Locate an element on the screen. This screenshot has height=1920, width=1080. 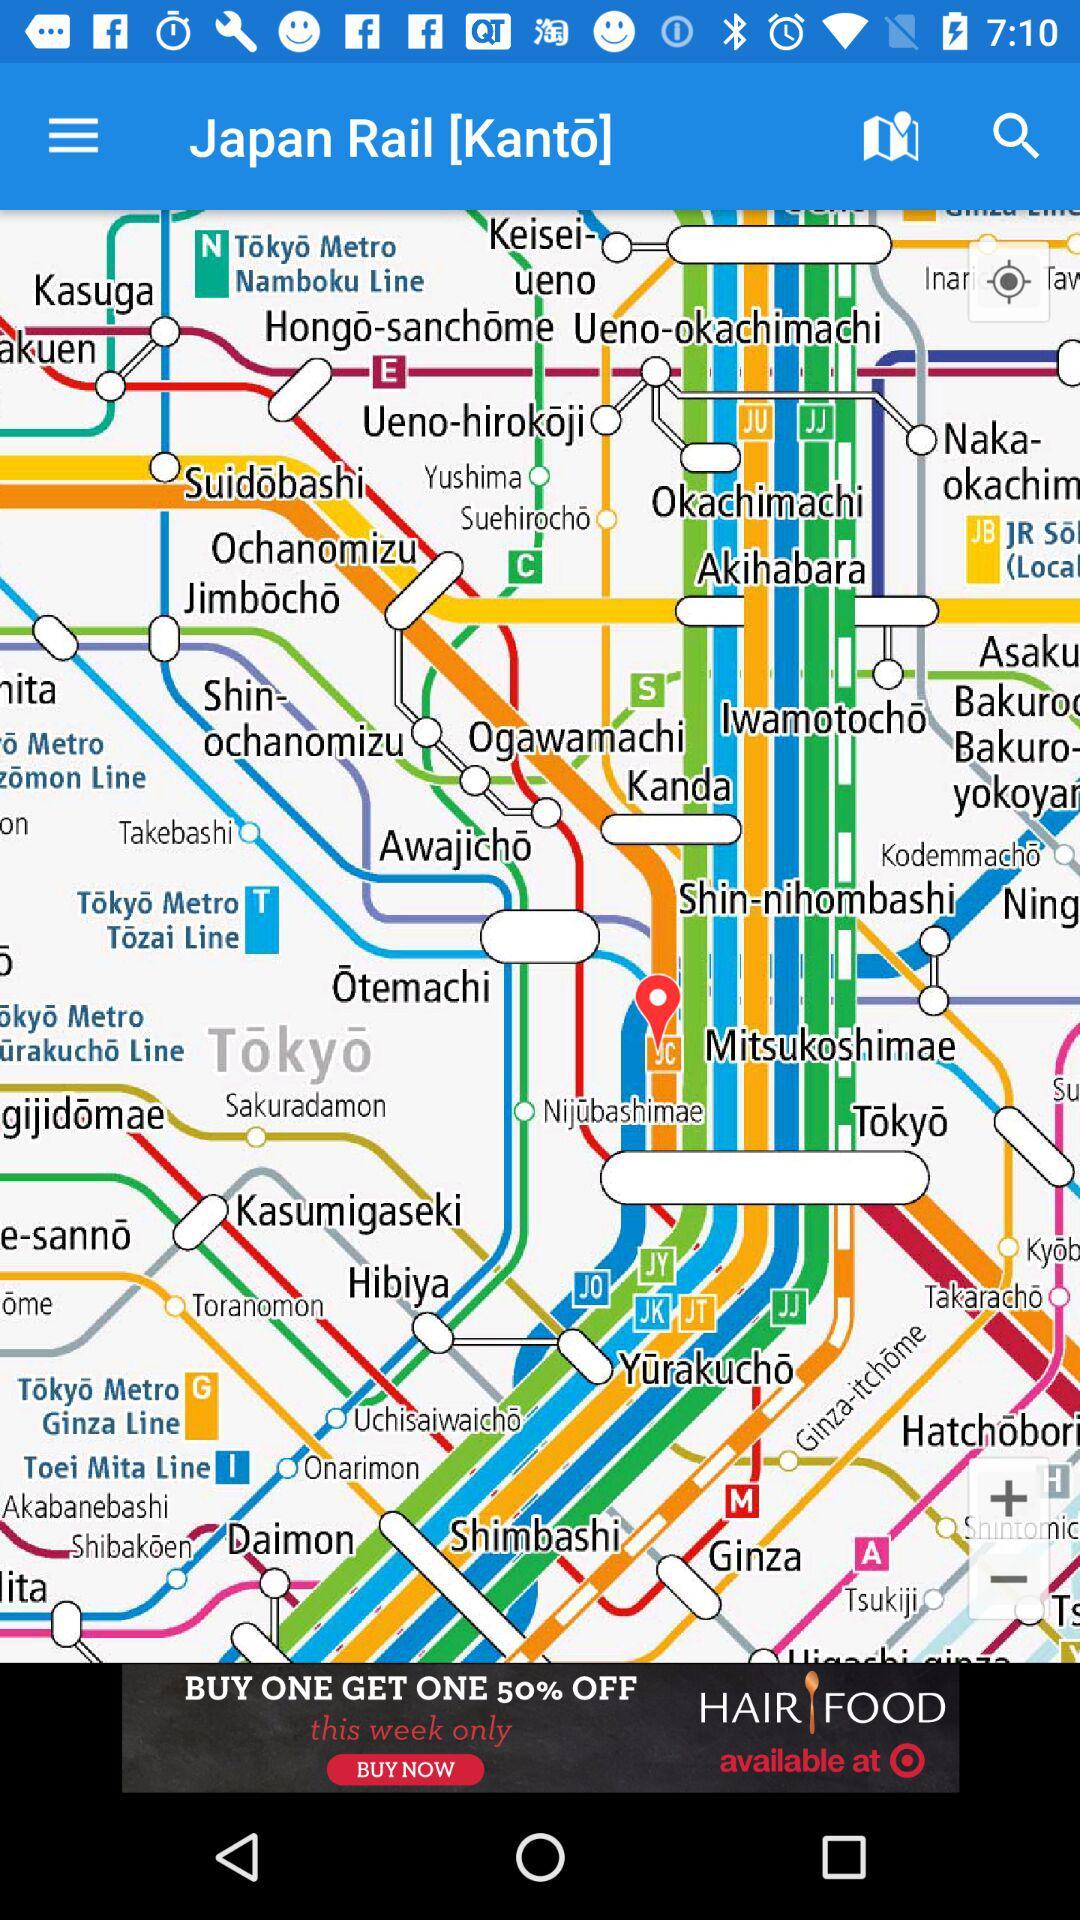
the minus icon is located at coordinates (1008, 1578).